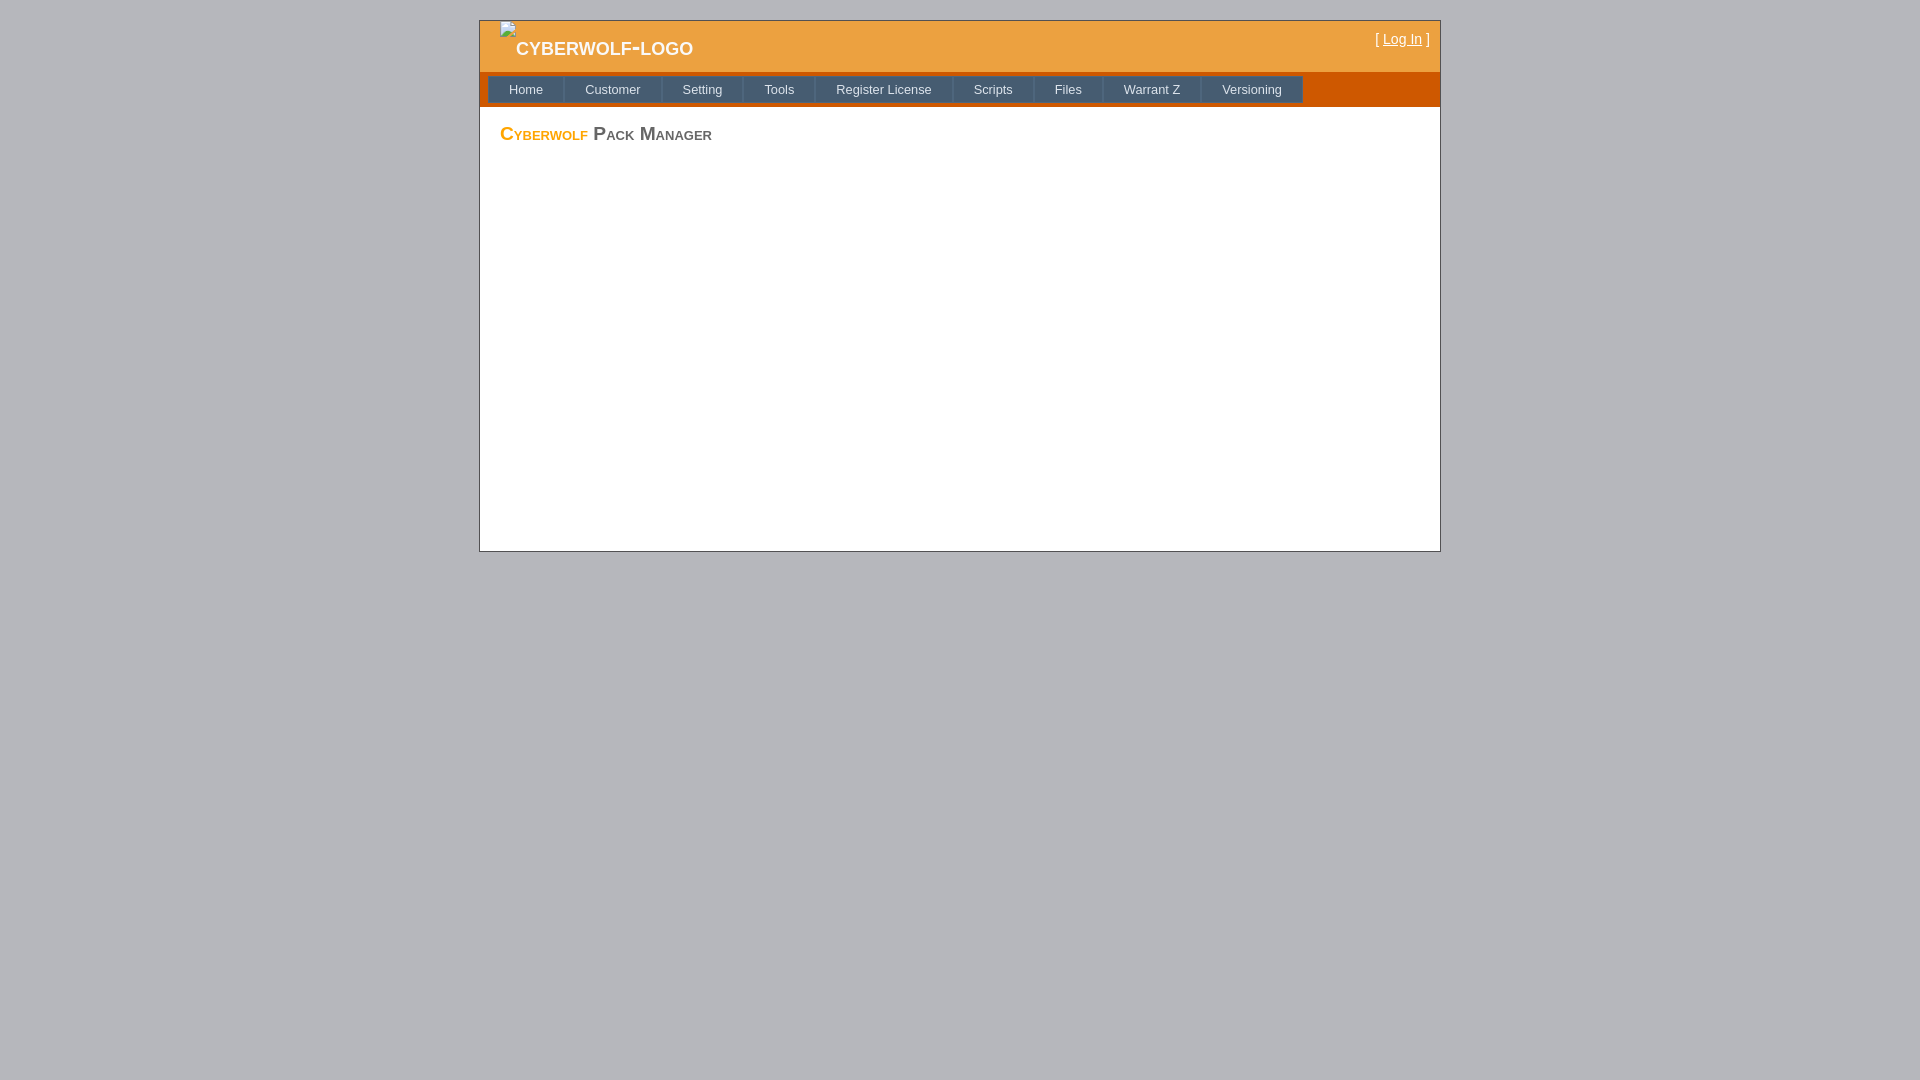  I want to click on 'Tools', so click(777, 88).